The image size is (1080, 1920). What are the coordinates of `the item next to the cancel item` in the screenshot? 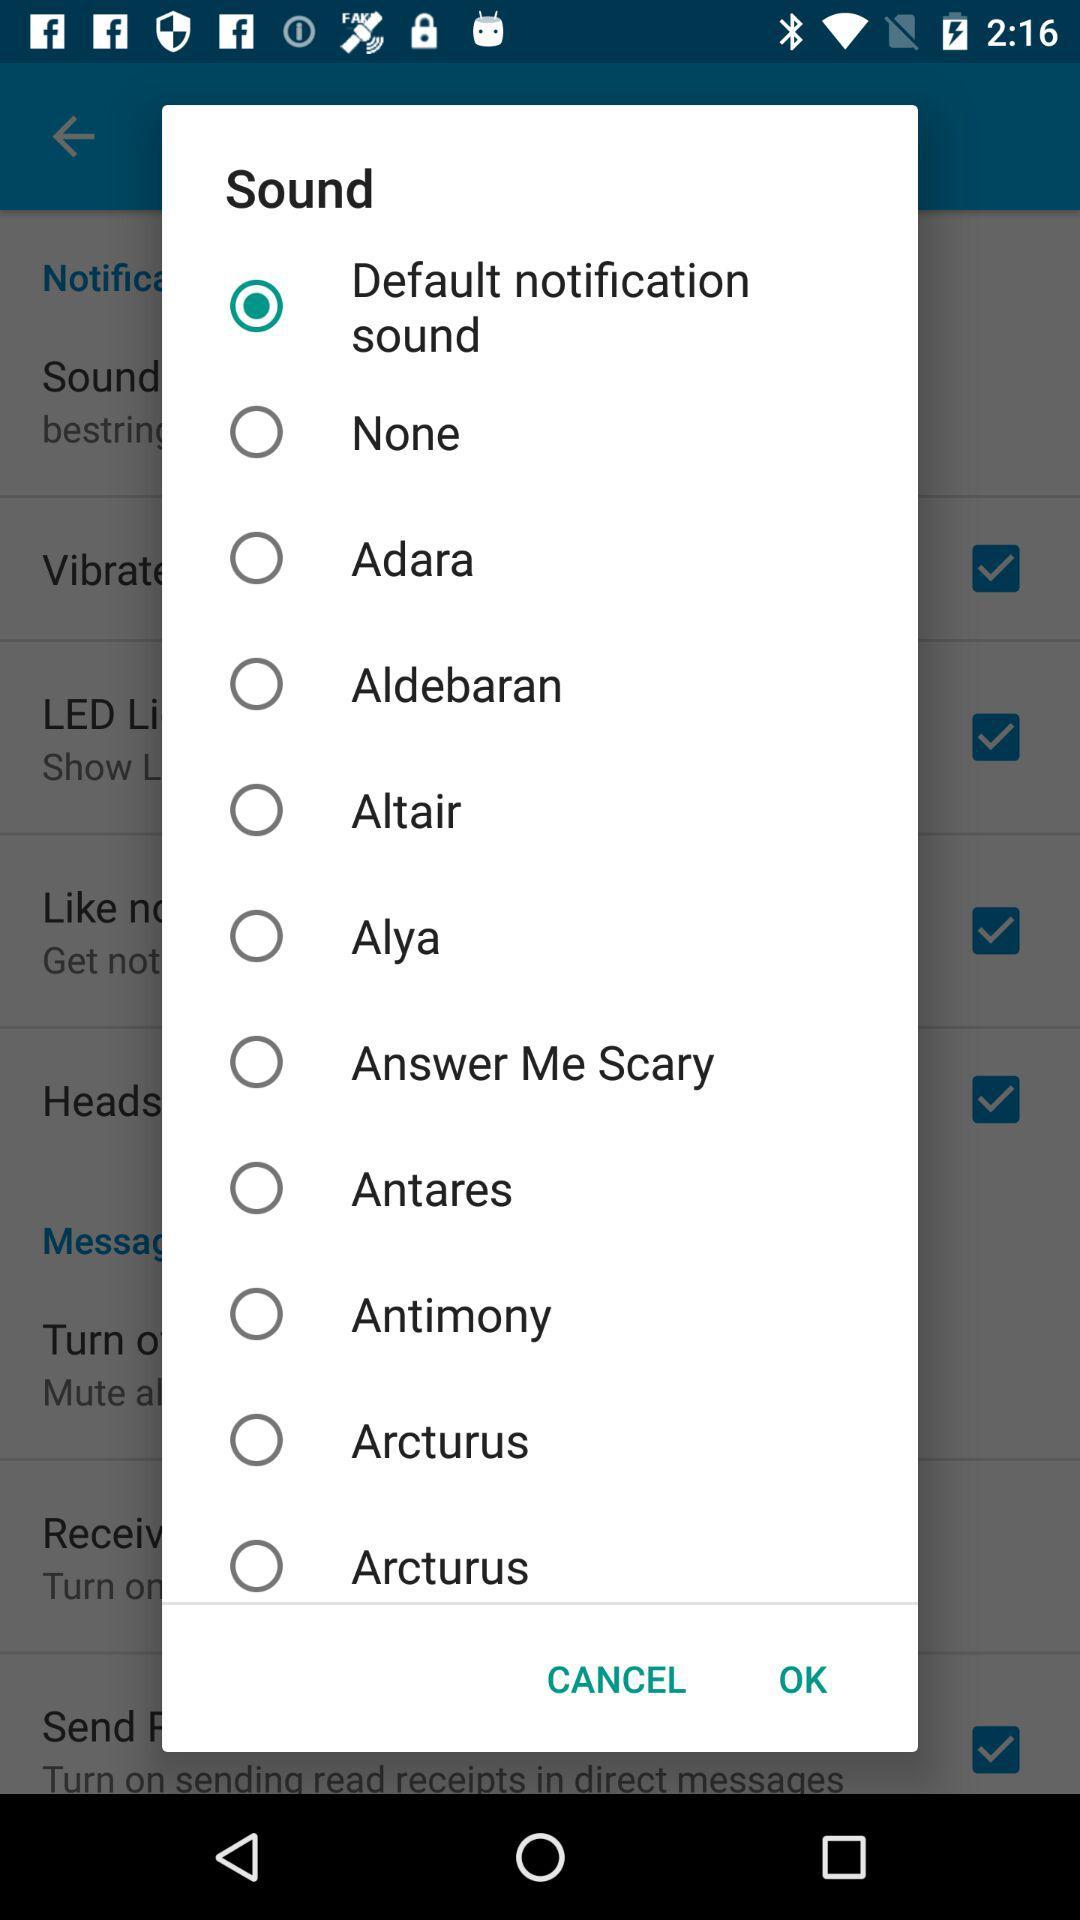 It's located at (801, 1678).